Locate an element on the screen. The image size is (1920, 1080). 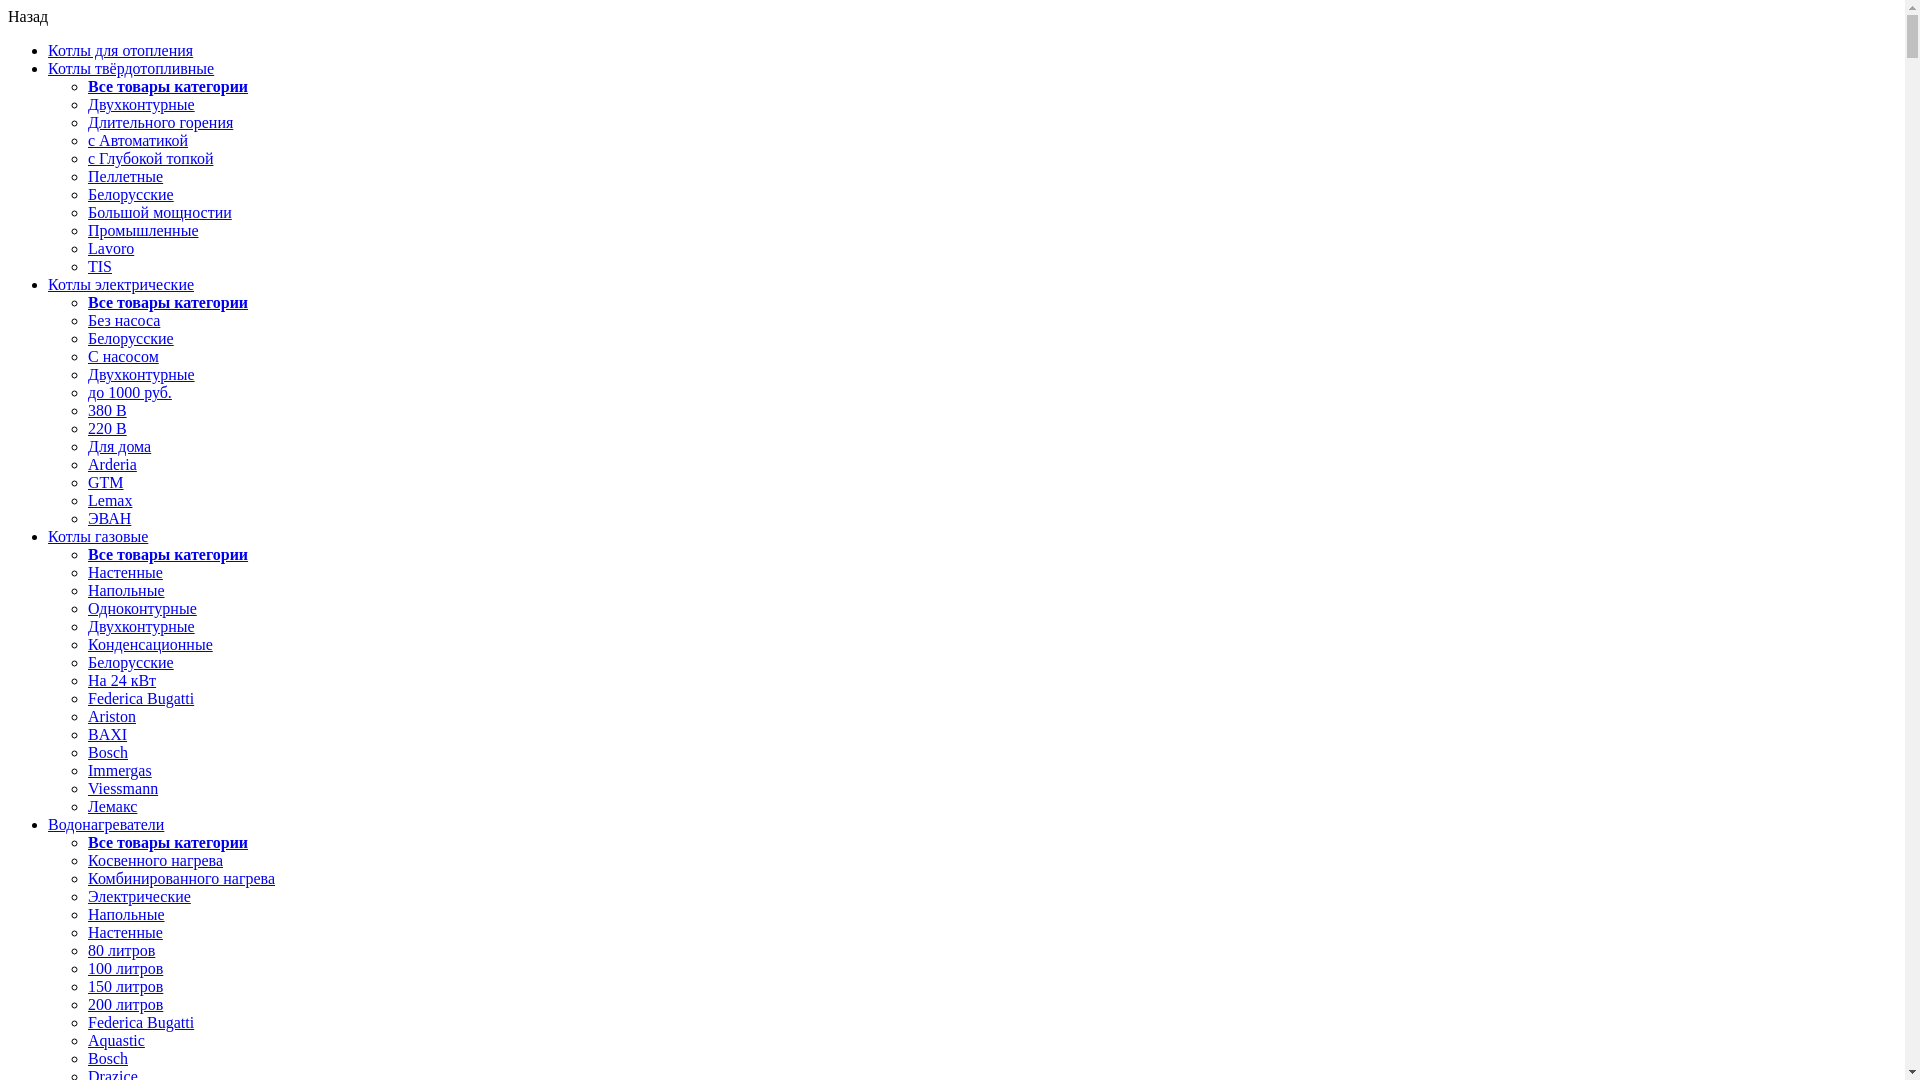
'Lavoro' is located at coordinates (109, 247).